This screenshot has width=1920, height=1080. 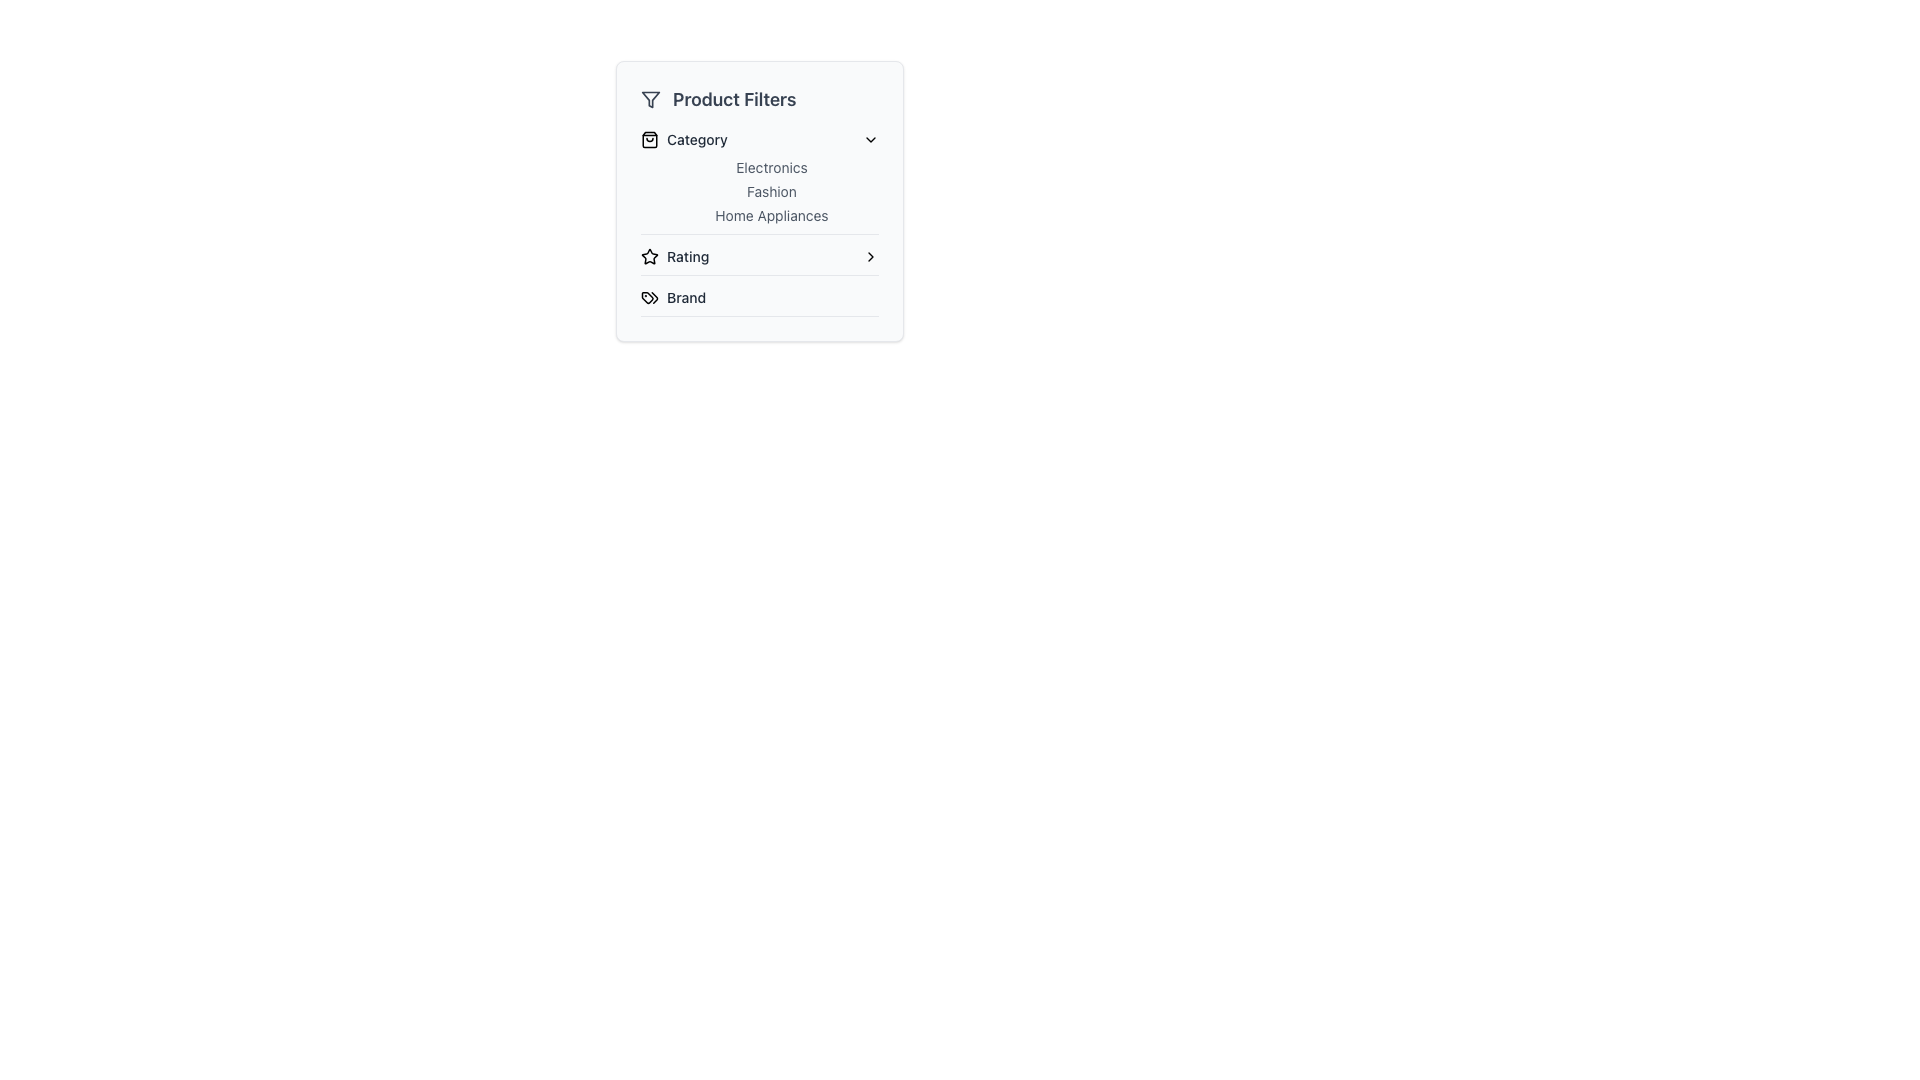 What do you see at coordinates (686, 297) in the screenshot?
I see `the 'Brand' filter option label located below the 'Rating' section` at bounding box center [686, 297].